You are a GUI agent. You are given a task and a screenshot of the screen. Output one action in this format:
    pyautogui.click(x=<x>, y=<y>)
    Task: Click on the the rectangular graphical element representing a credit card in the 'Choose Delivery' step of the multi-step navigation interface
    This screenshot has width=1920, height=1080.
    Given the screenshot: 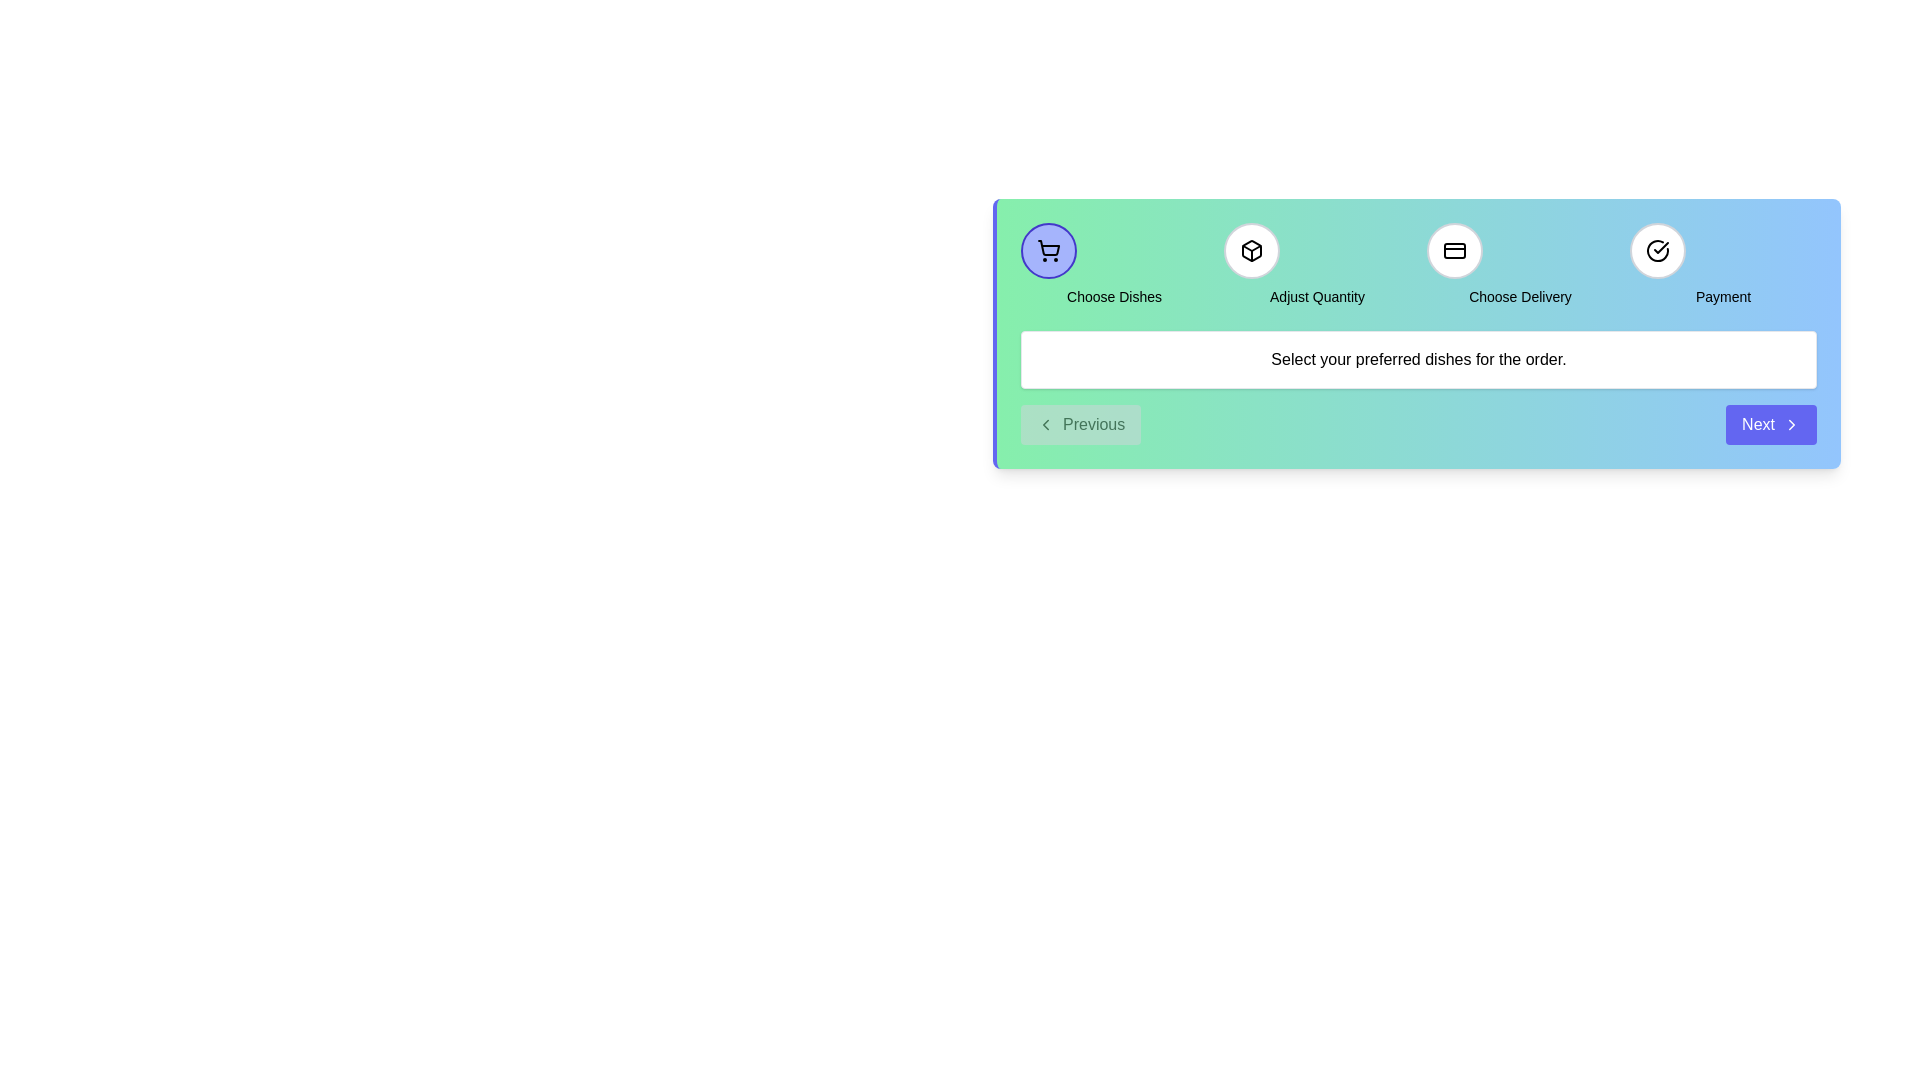 What is the action you would take?
    pyautogui.click(x=1454, y=249)
    